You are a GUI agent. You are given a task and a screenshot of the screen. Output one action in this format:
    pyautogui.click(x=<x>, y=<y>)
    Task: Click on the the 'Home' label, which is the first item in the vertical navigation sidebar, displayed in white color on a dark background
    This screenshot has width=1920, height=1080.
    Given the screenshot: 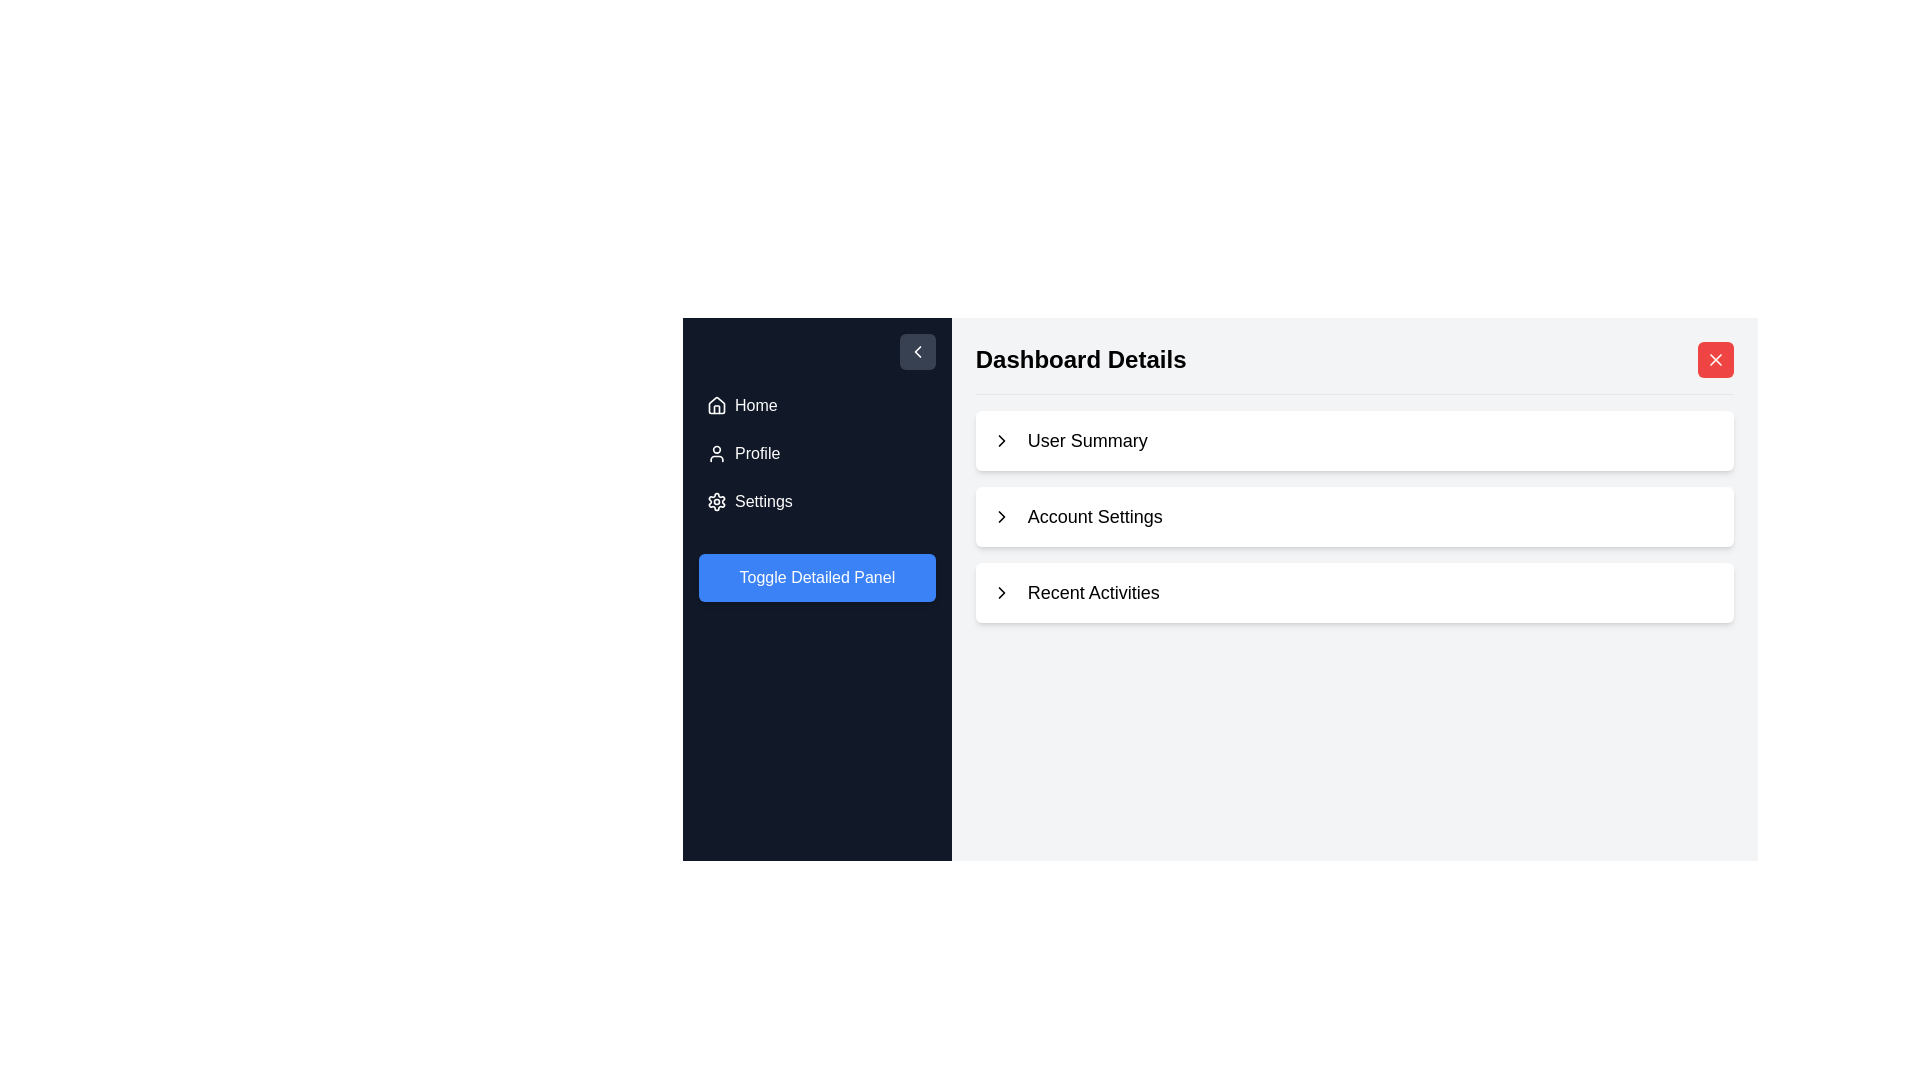 What is the action you would take?
    pyautogui.click(x=755, y=405)
    